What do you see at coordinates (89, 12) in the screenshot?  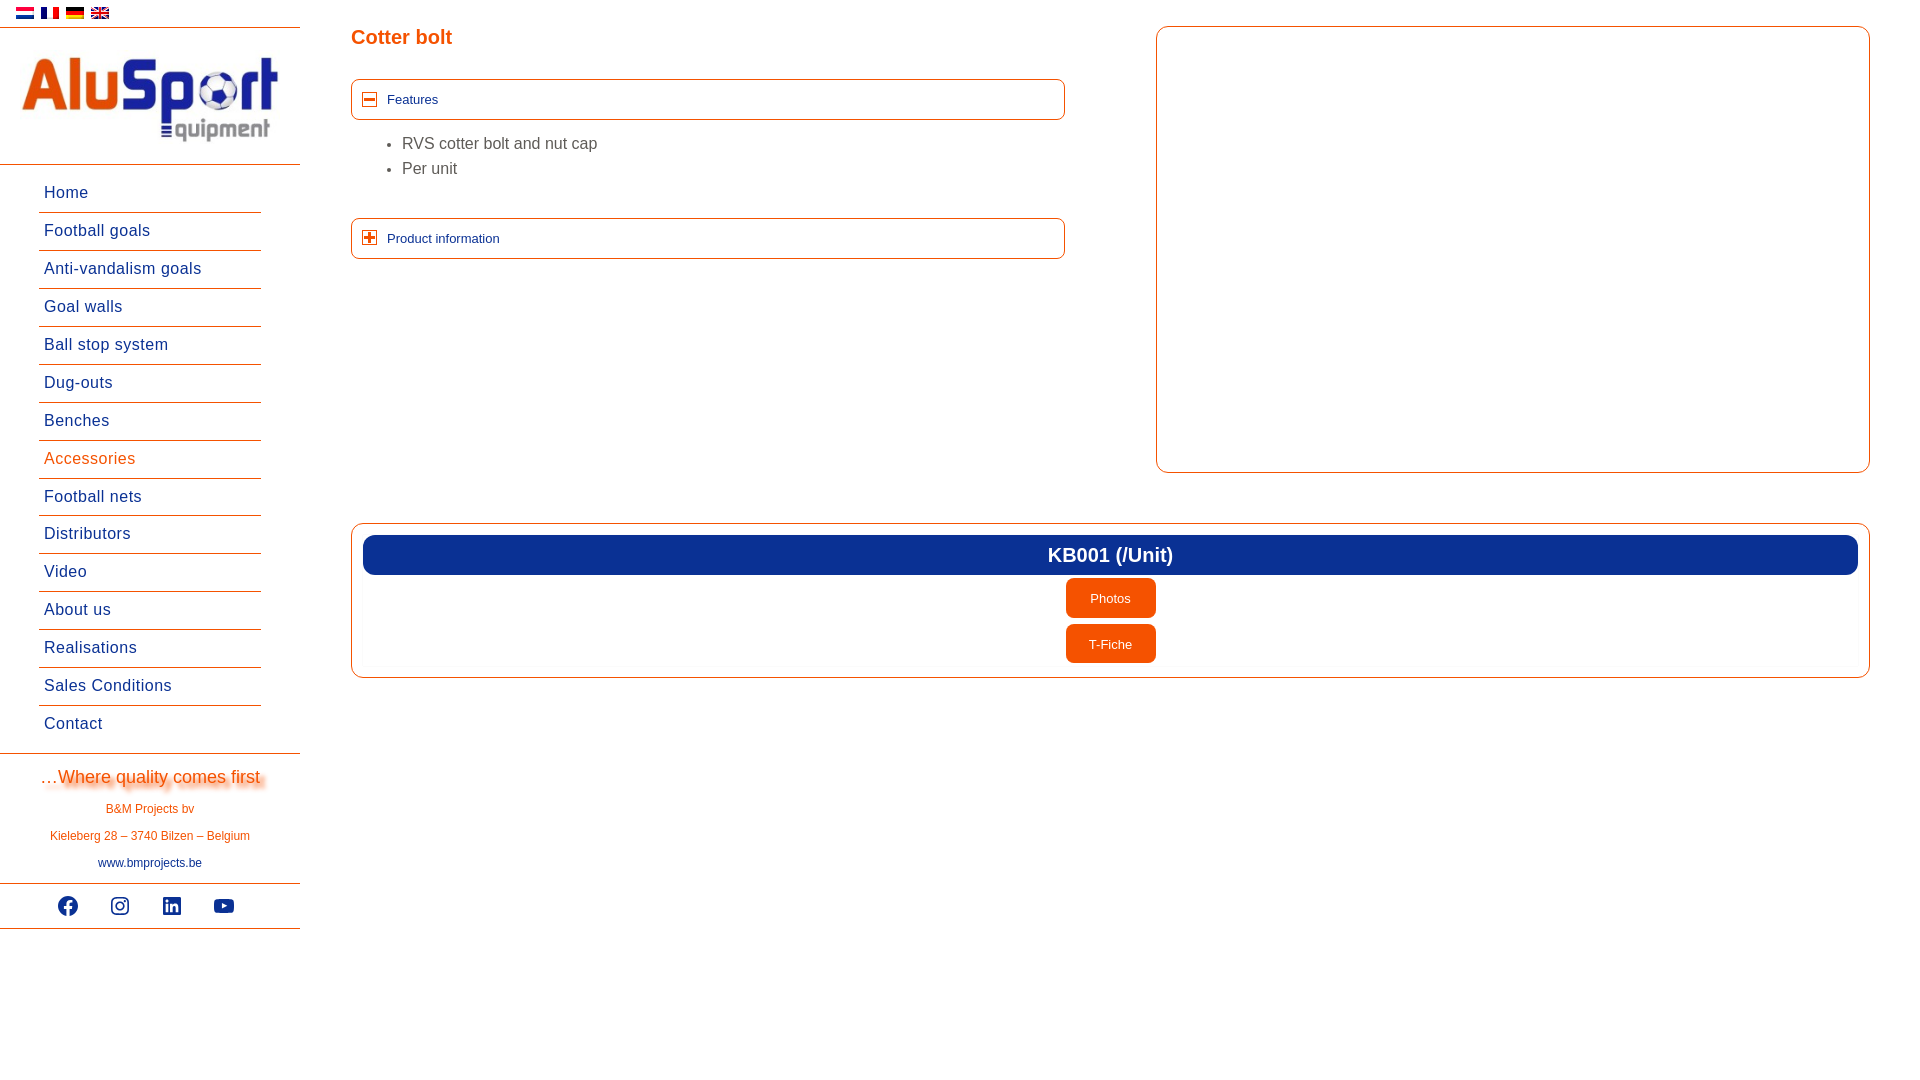 I see `'English'` at bounding box center [89, 12].